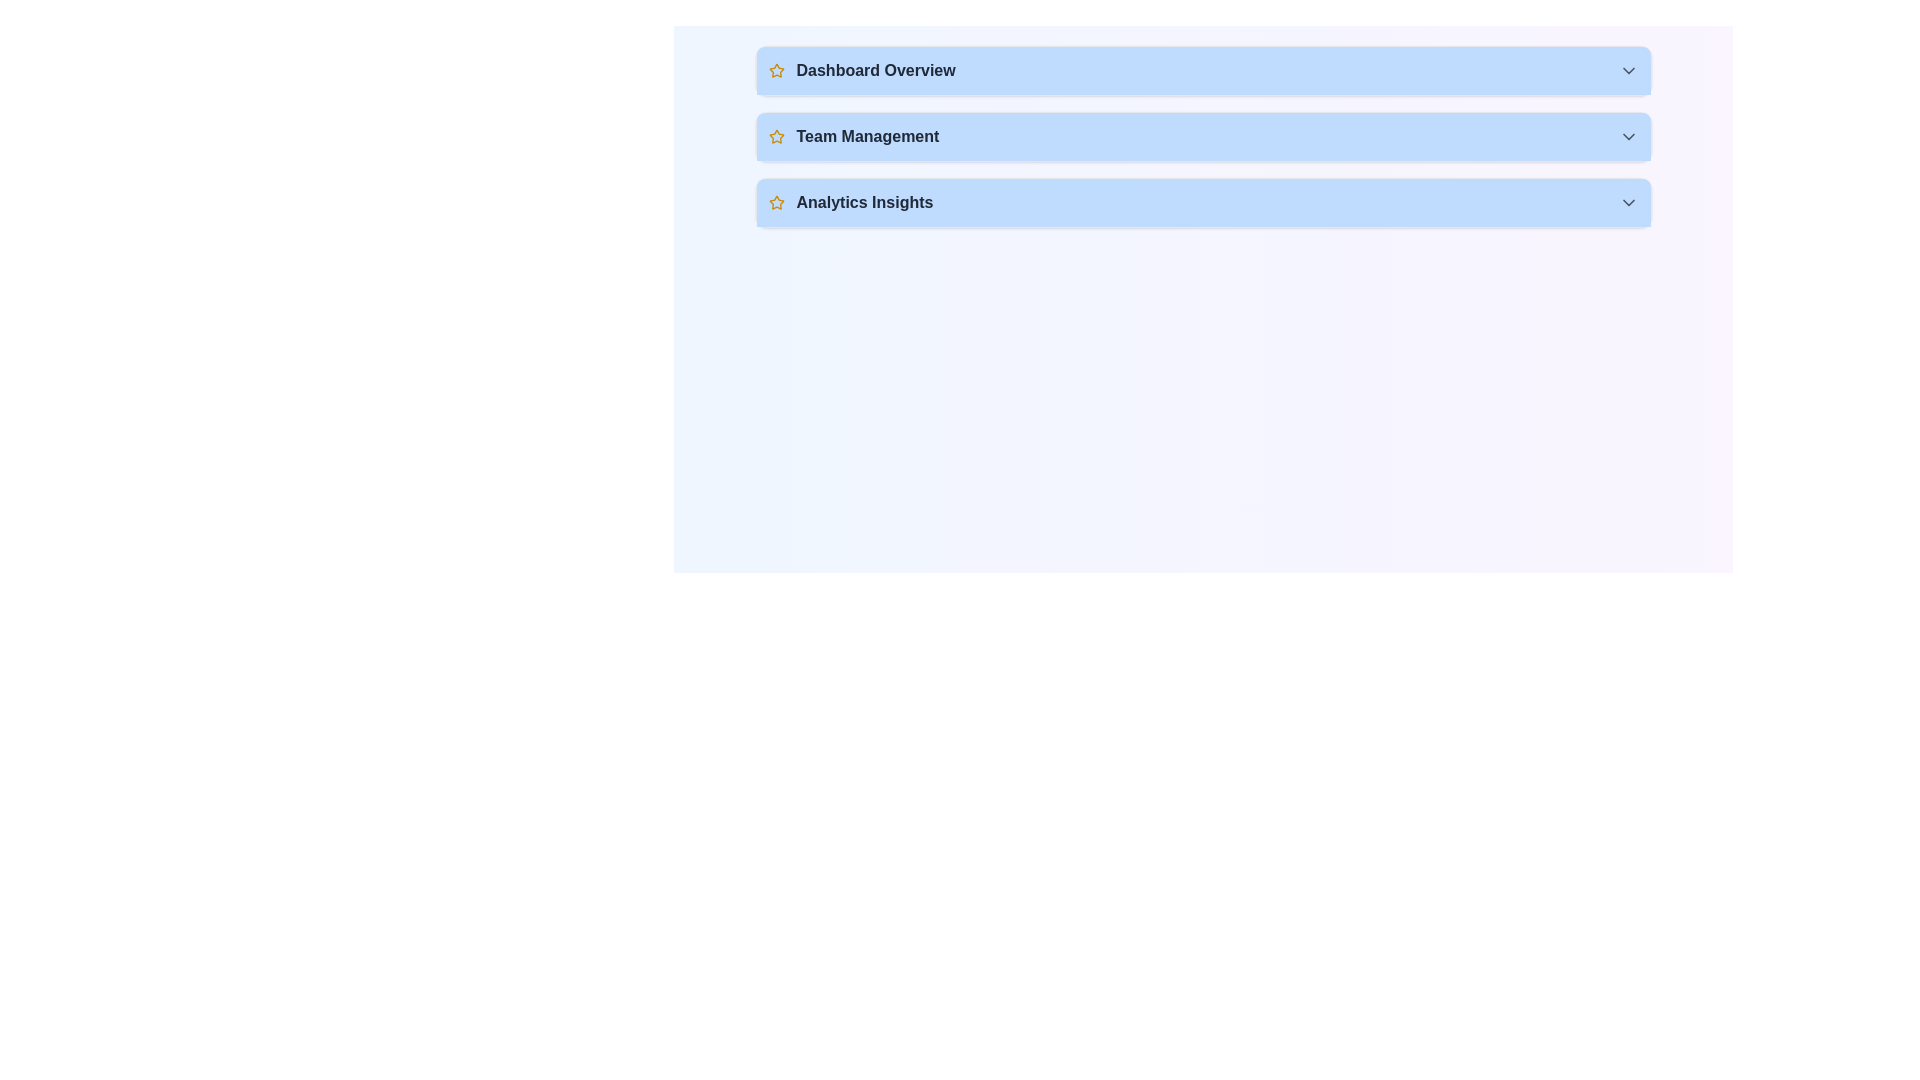 The image size is (1920, 1080). What do you see at coordinates (775, 135) in the screenshot?
I see `the yellow star icon located at the top section of the layout` at bounding box center [775, 135].